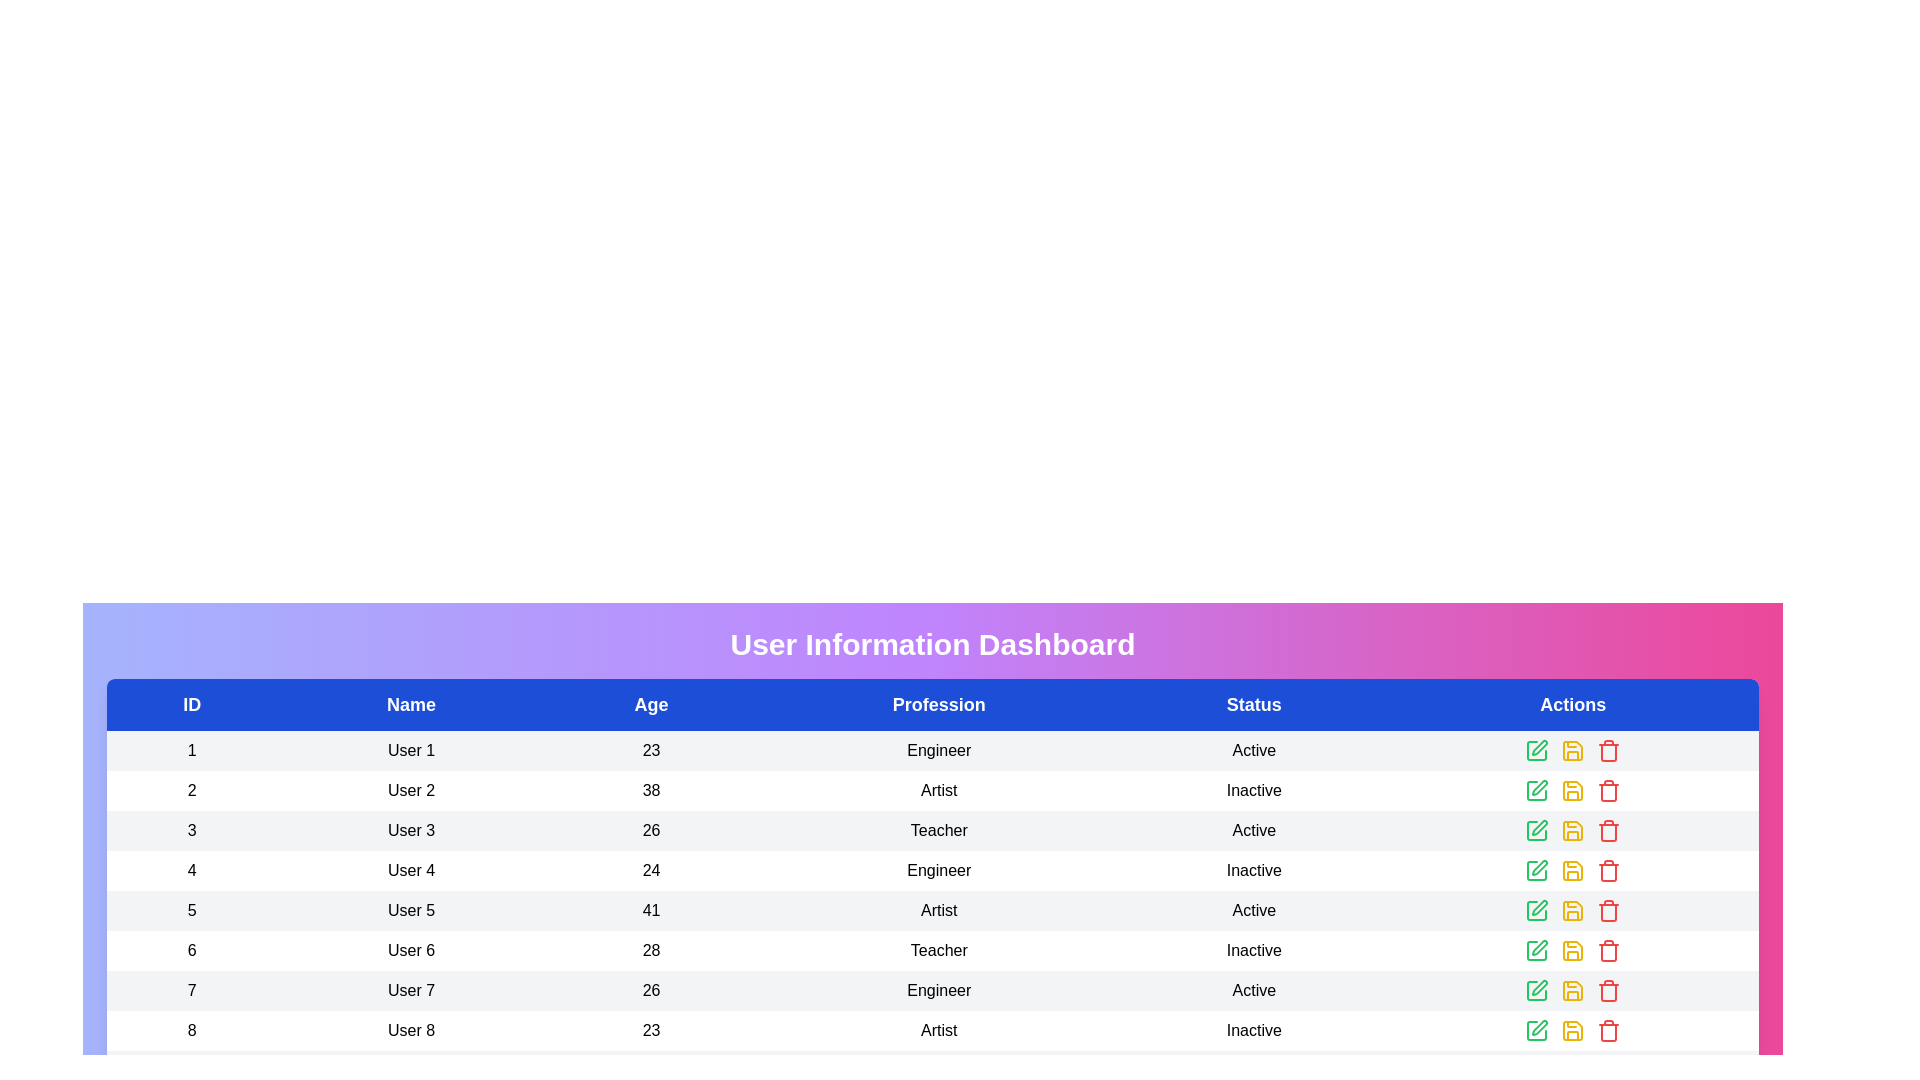  Describe the element at coordinates (1535, 751) in the screenshot. I see `the edit icon for the first row` at that location.